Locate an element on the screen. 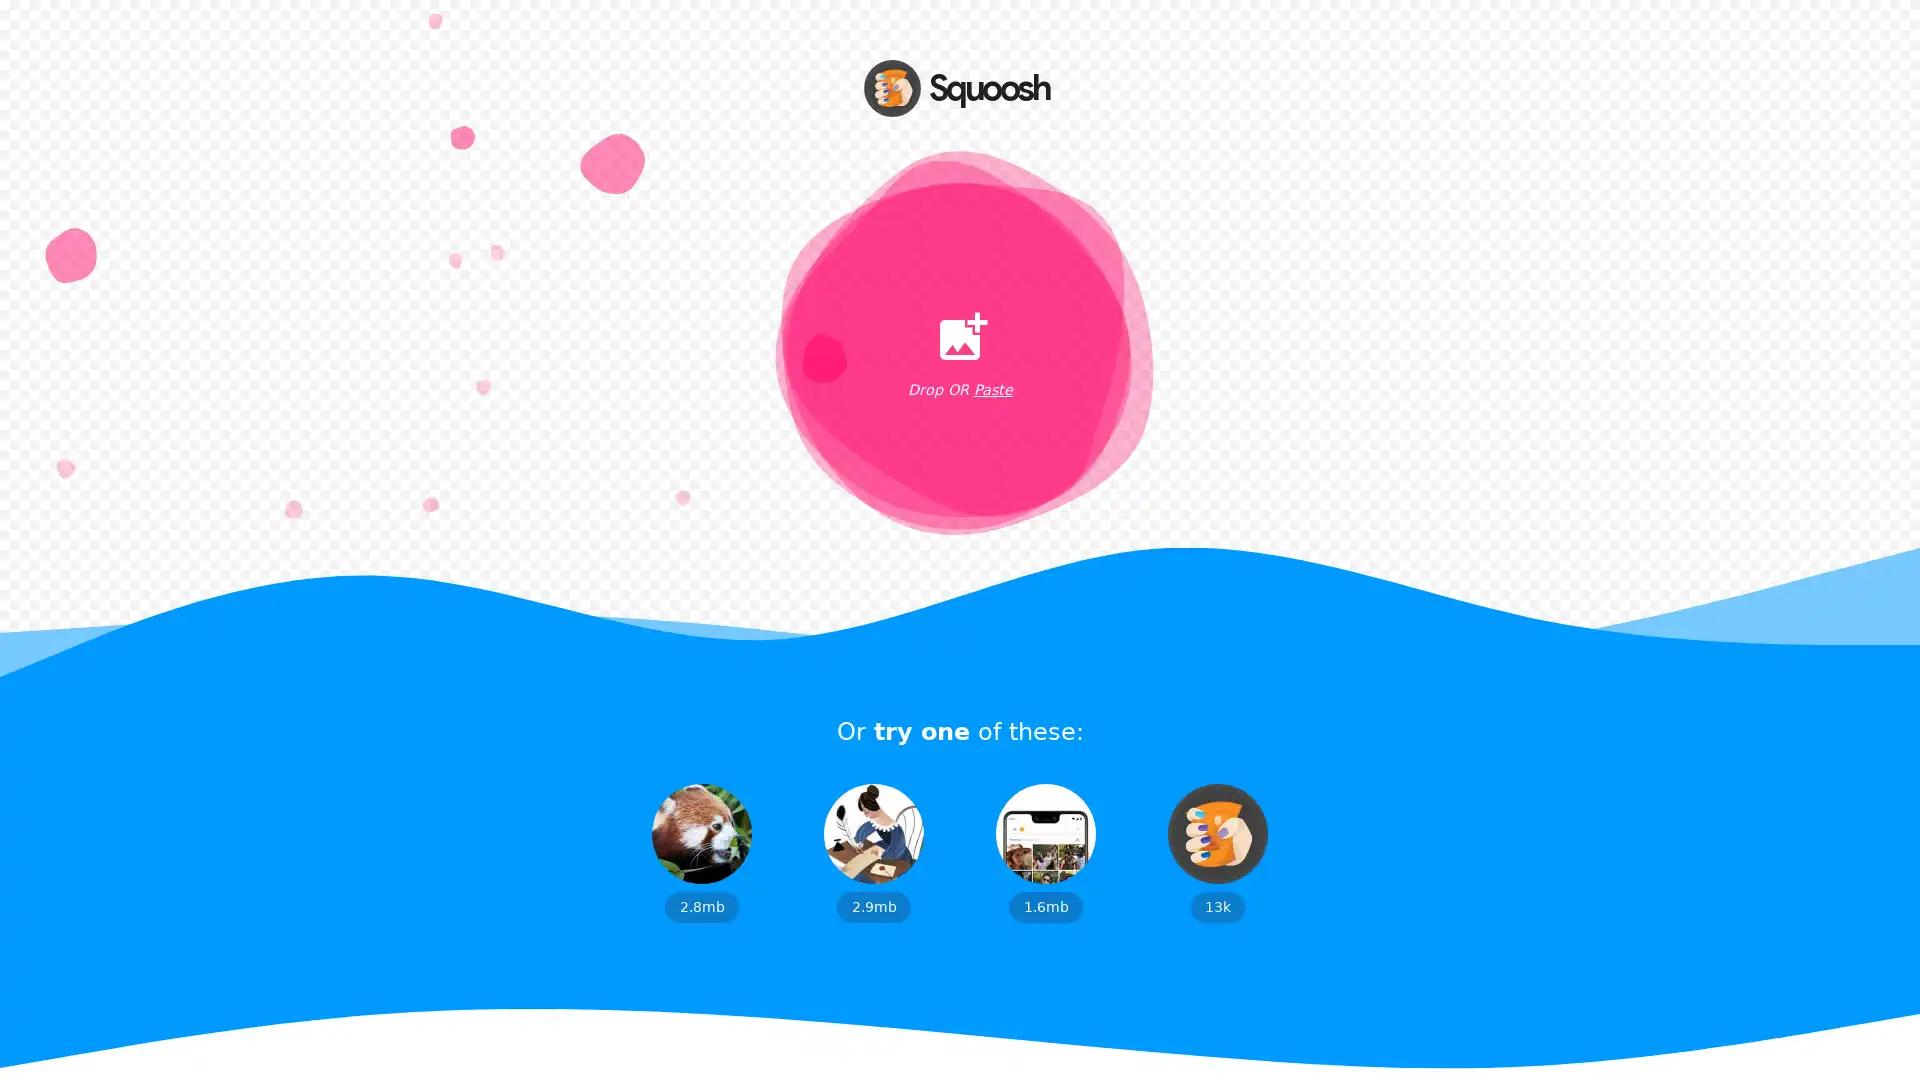 This screenshot has height=1080, width=1920. Large photo 2.8mb is located at coordinates (701, 852).